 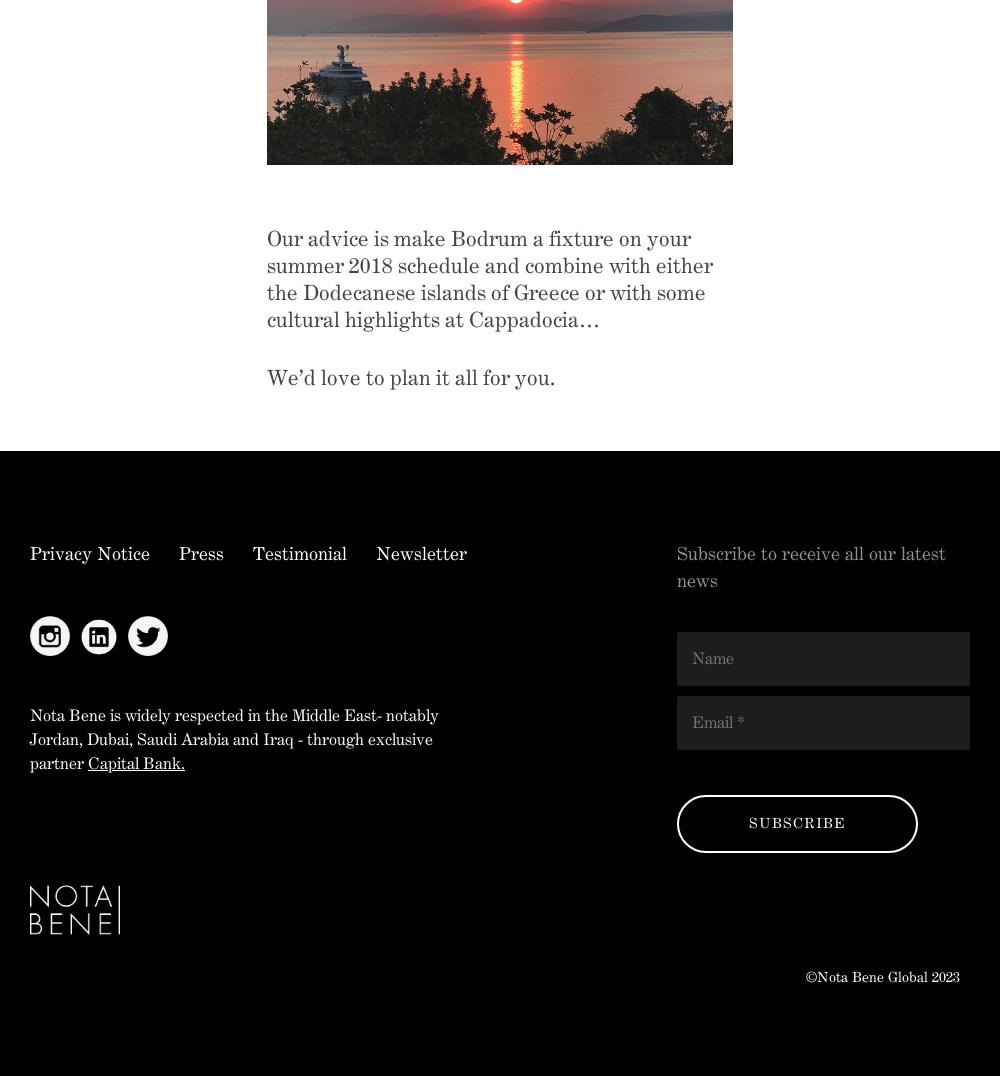 I want to click on 'Our advice is make Bodrum a fixture on your summer 2018 schedule and combine with either the Dodecanese islands of Greece or with some cultural highlights at Cappadocia…', so click(x=266, y=278).